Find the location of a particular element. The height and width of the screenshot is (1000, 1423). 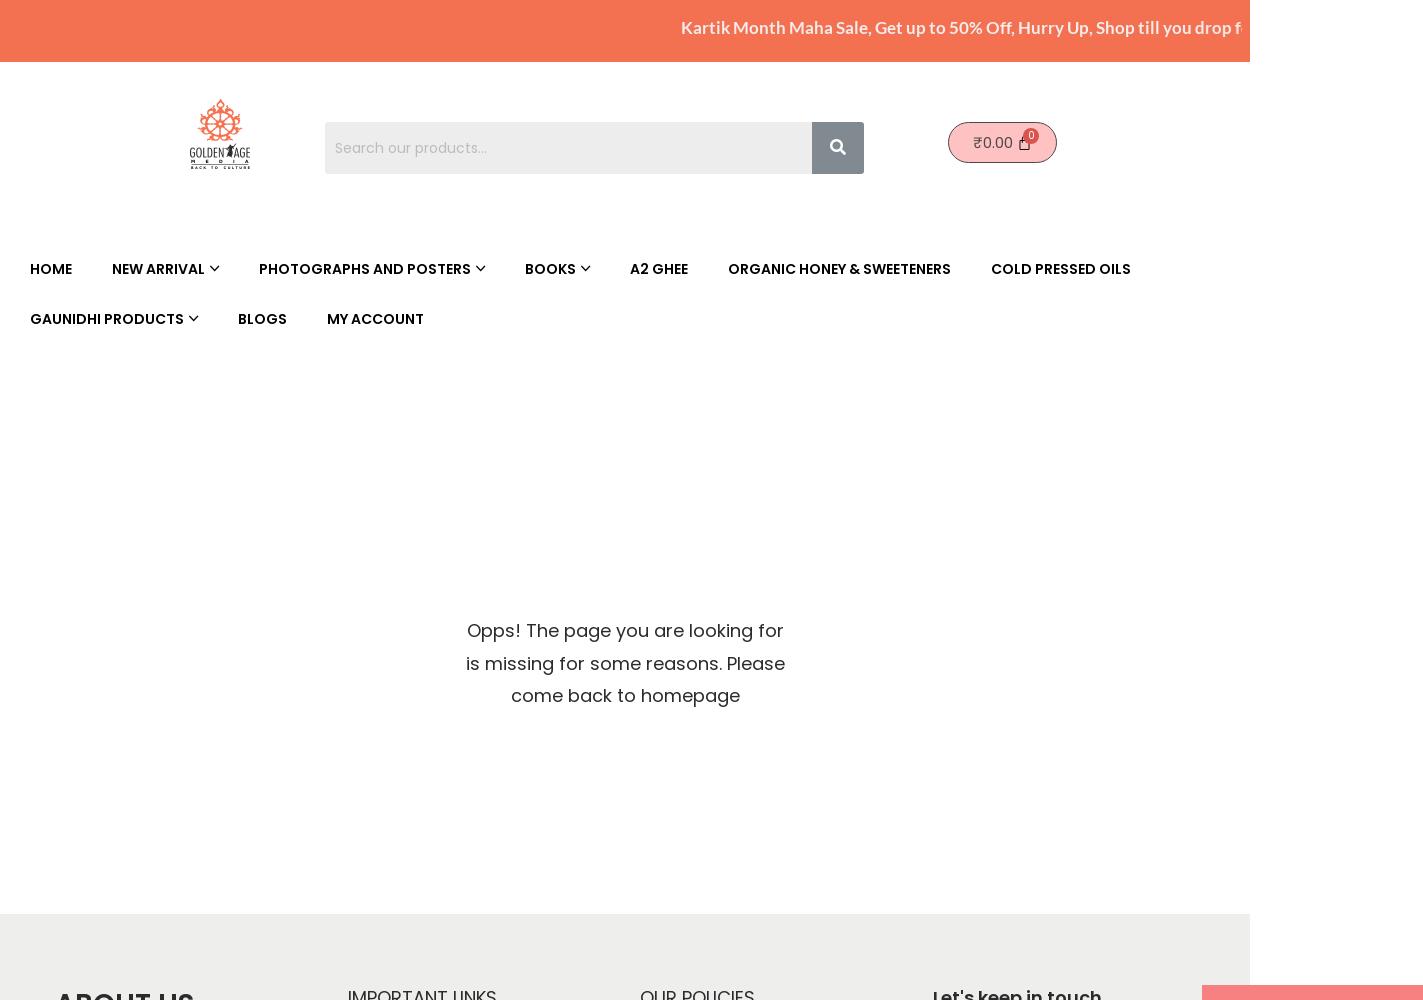

'Type to search' is located at coordinates (331, 969).